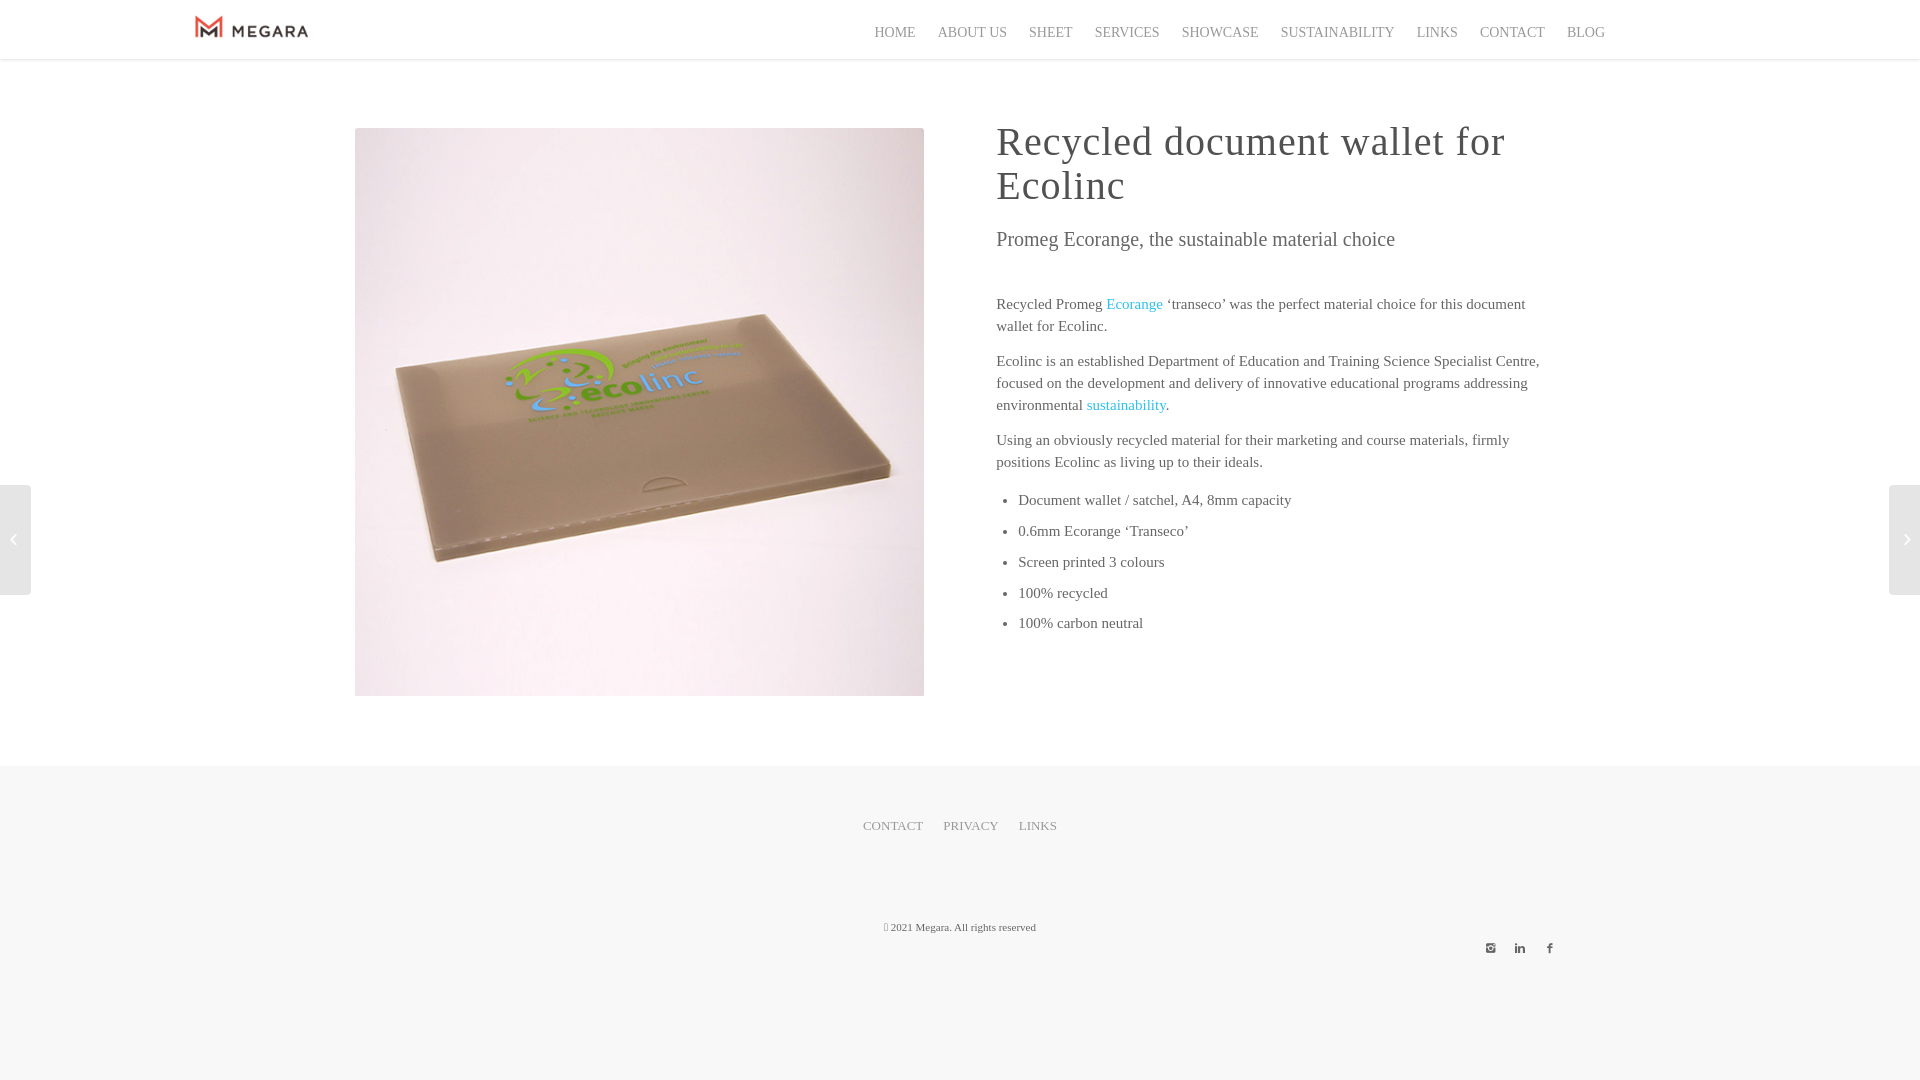 This screenshot has width=1920, height=1080. Describe the element at coordinates (862, 29) in the screenshot. I see `'HOME'` at that location.